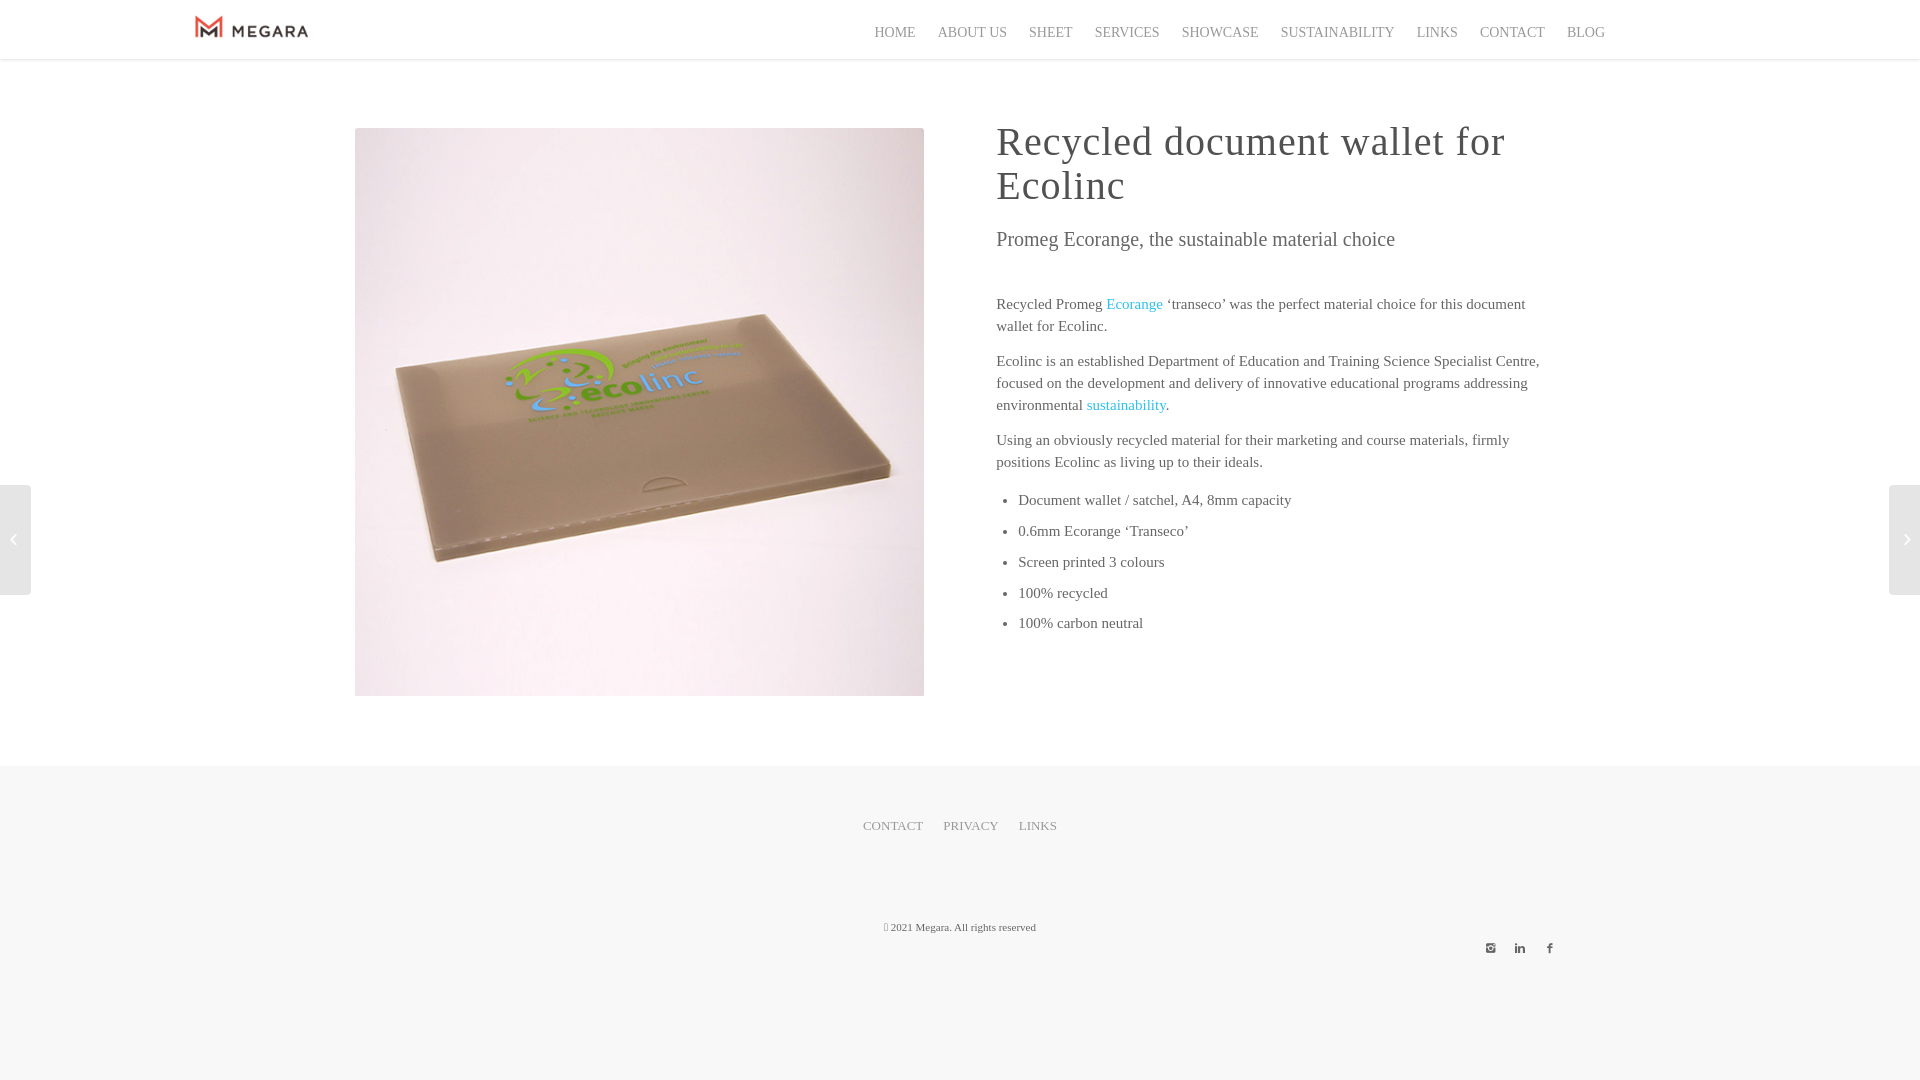 This screenshot has width=1920, height=1080. Describe the element at coordinates (862, 29) in the screenshot. I see `'HOME'` at that location.